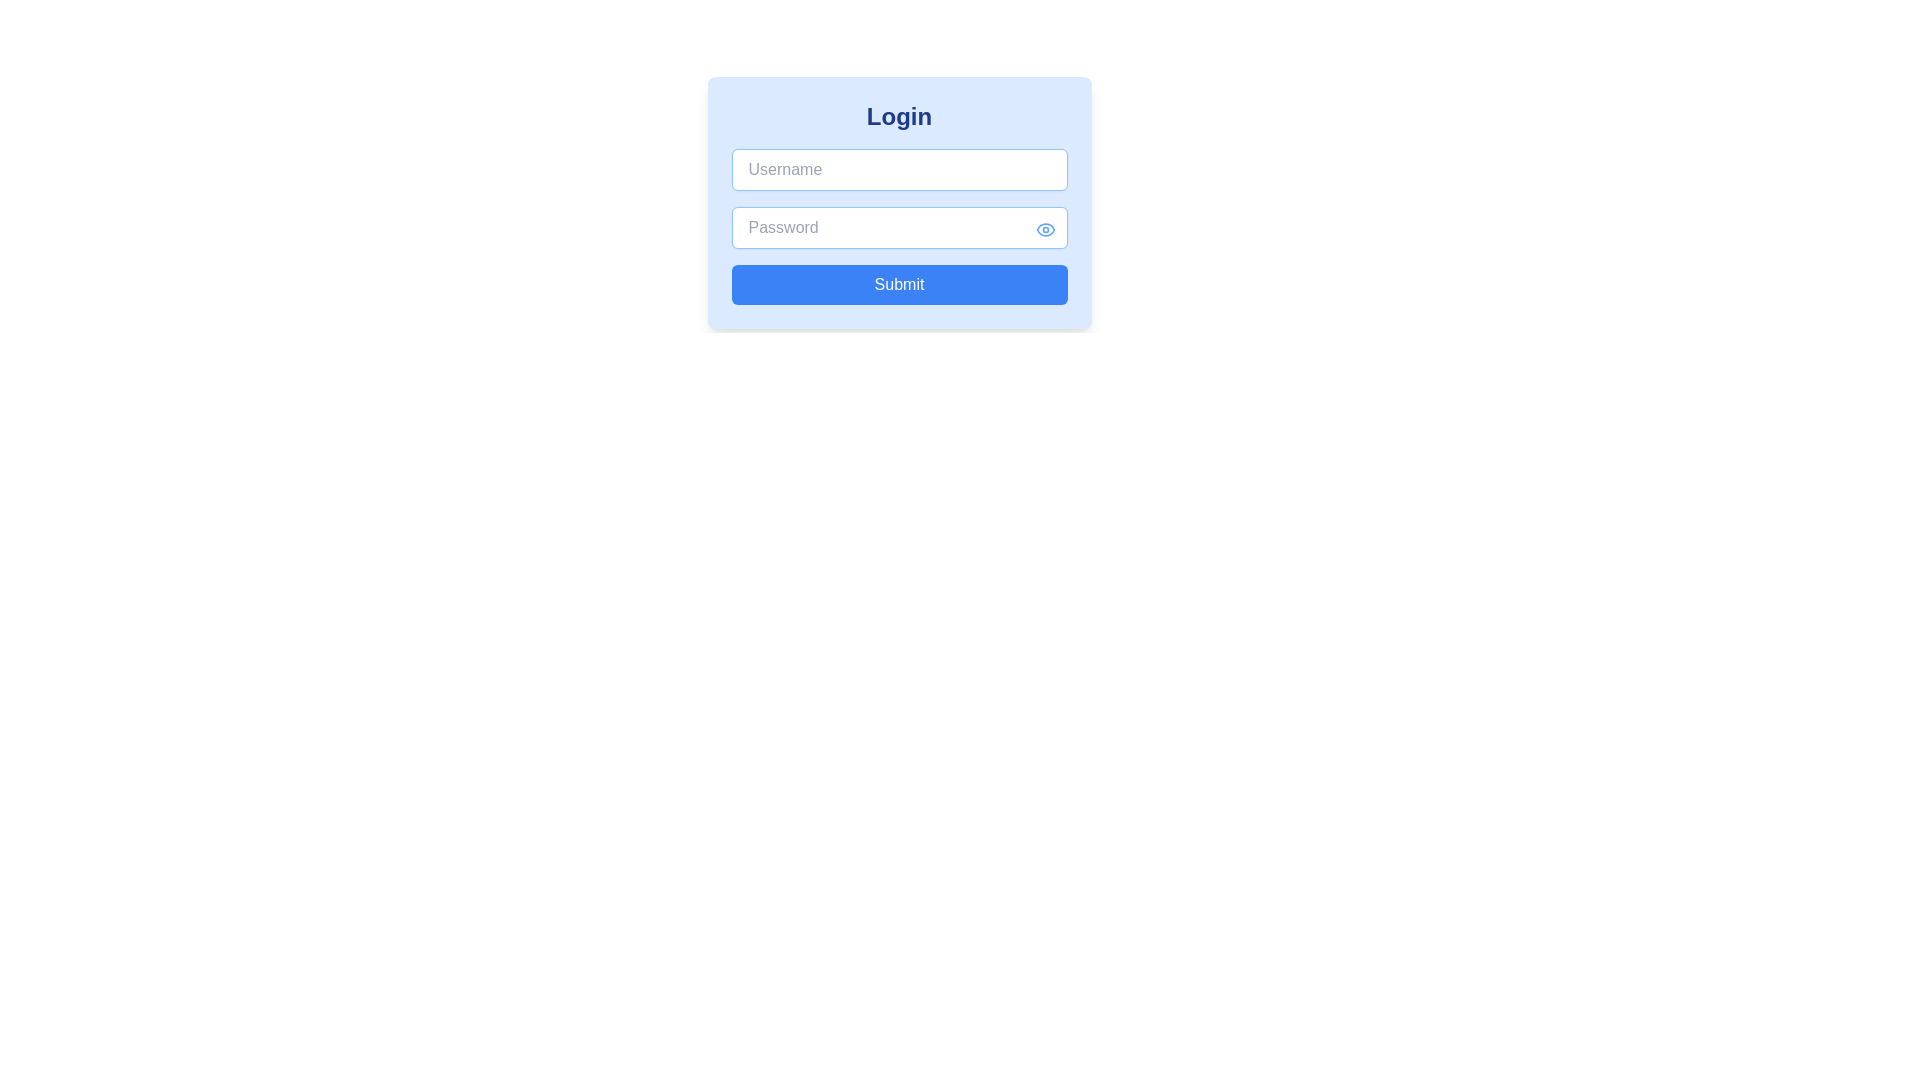  Describe the element at coordinates (1044, 228) in the screenshot. I see `the eye icon button next to the password input field` at that location.